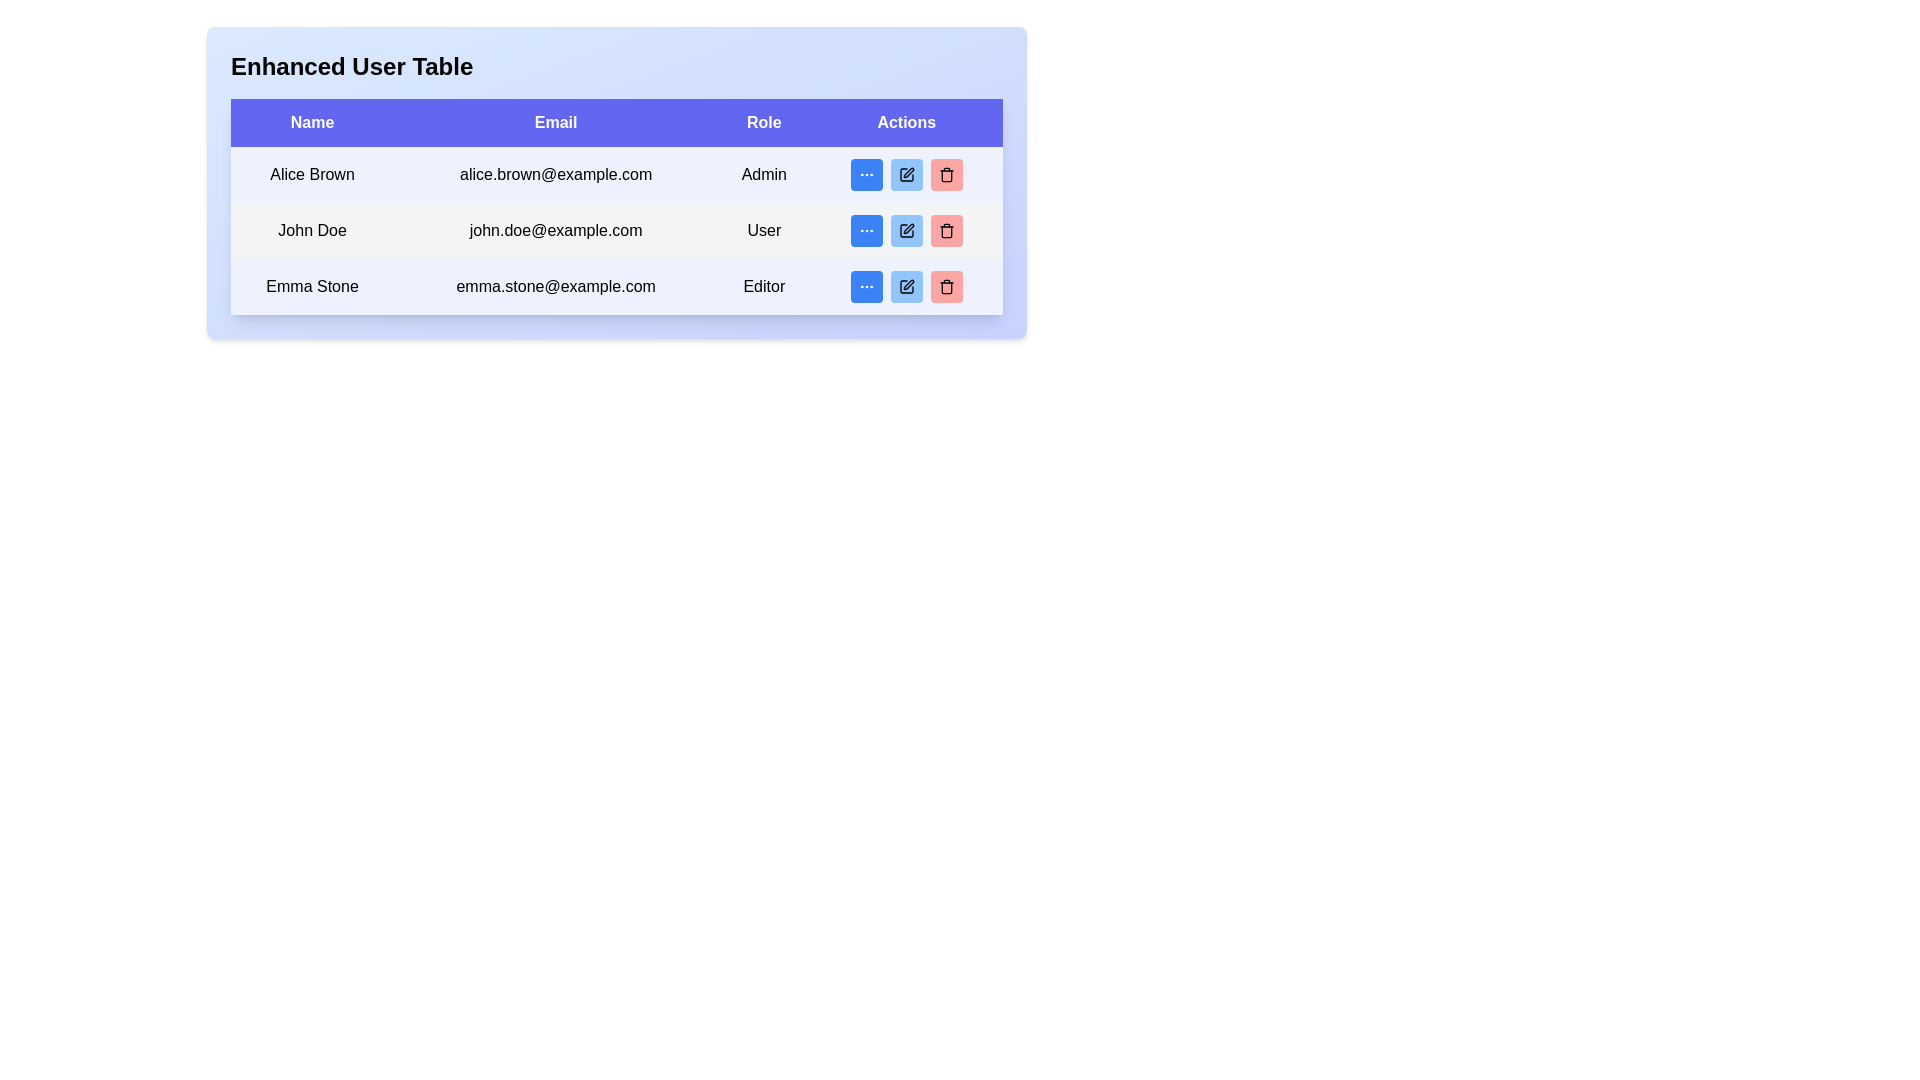  What do you see at coordinates (866, 230) in the screenshot?
I see `the button in the 'Actions' column that provides additional options related to the 'User' entry in the table row` at bounding box center [866, 230].